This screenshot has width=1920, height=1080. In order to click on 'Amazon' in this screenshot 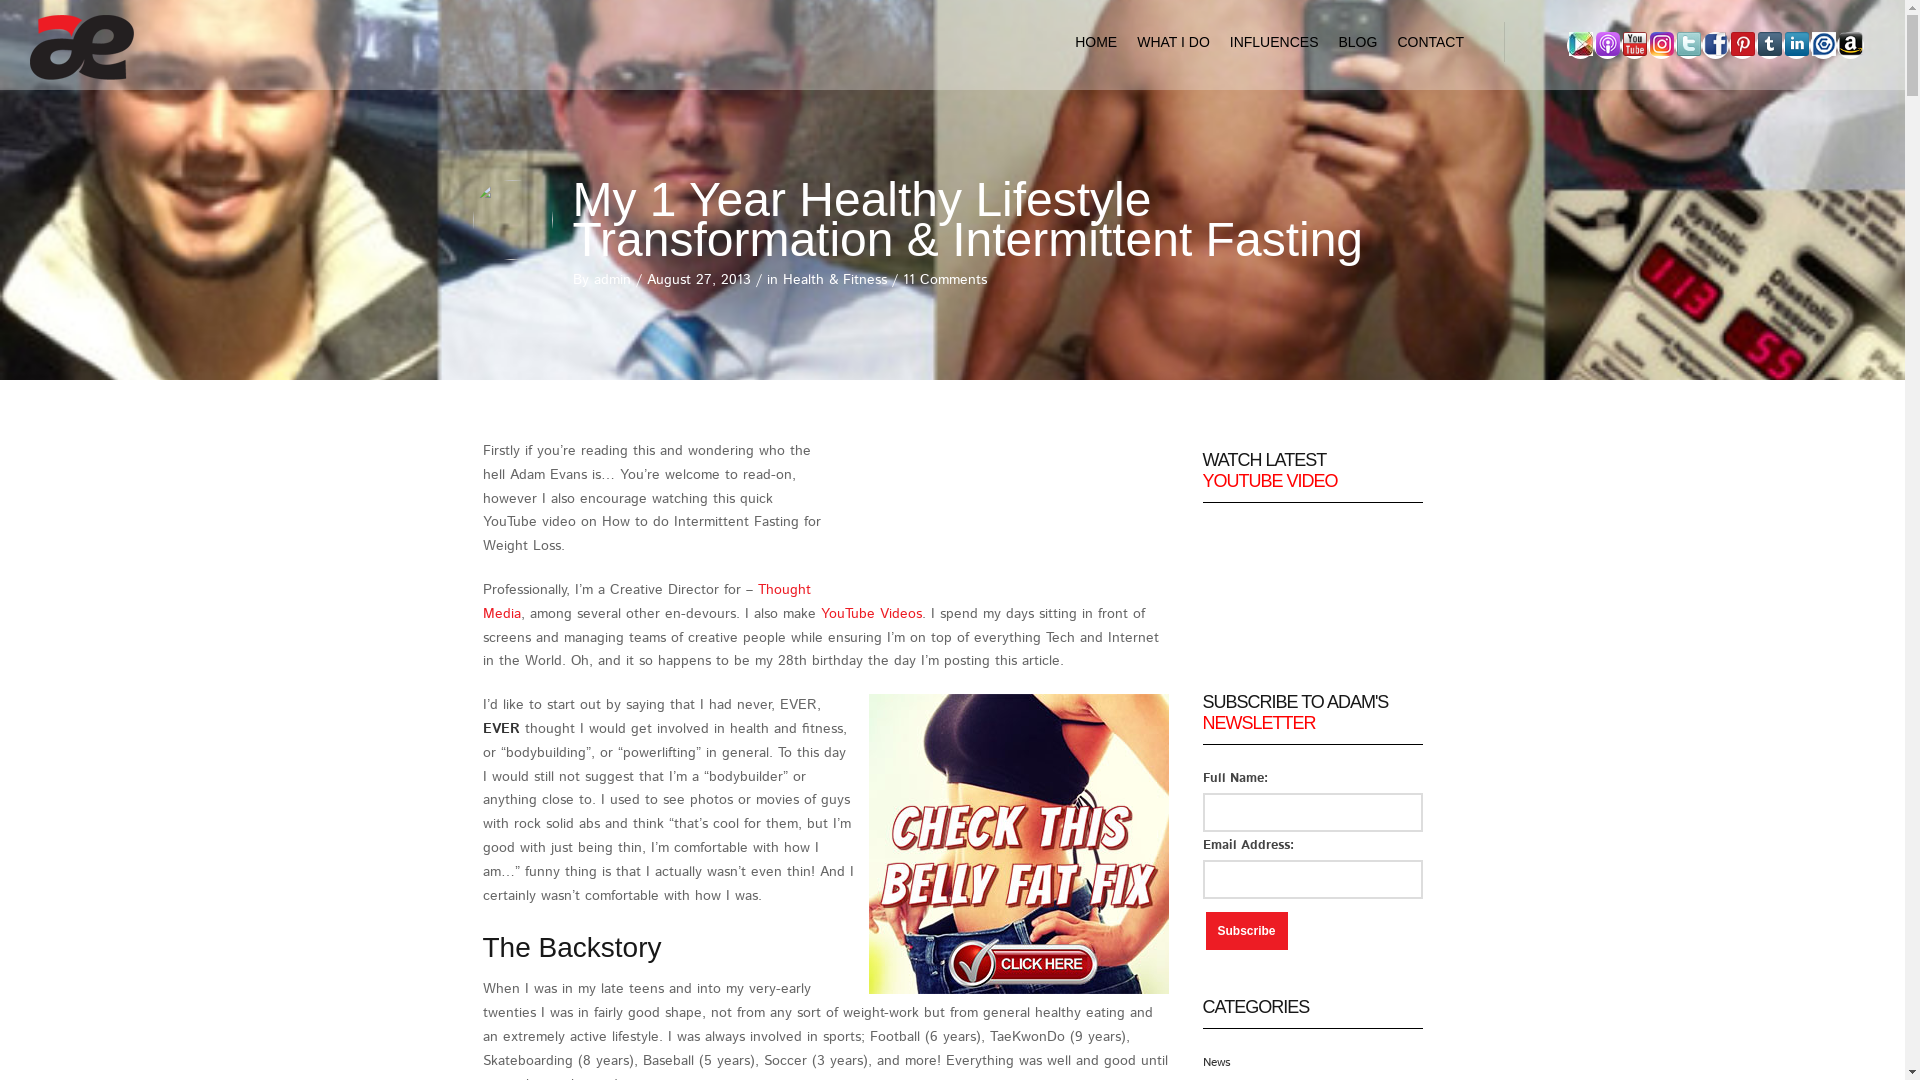, I will do `click(1848, 43)`.